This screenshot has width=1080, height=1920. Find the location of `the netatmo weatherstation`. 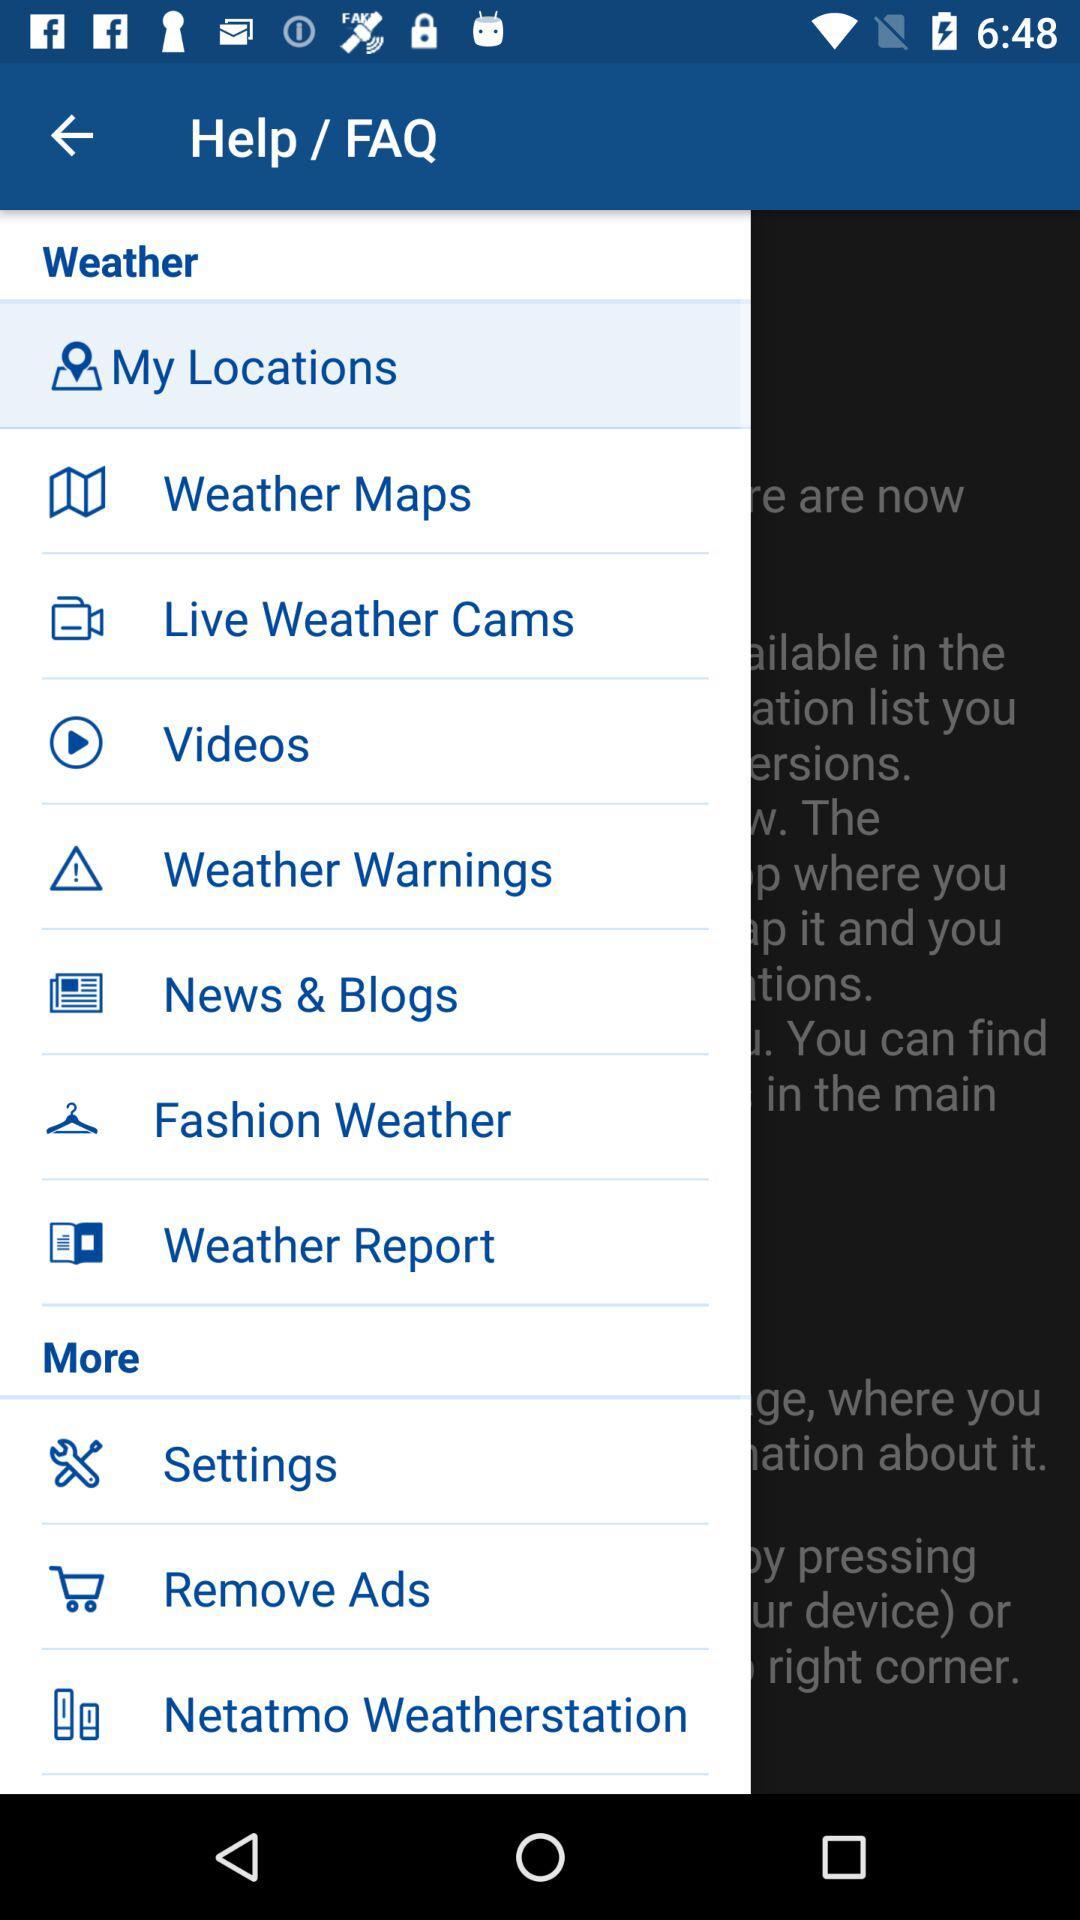

the netatmo weatherstation is located at coordinates (434, 1712).